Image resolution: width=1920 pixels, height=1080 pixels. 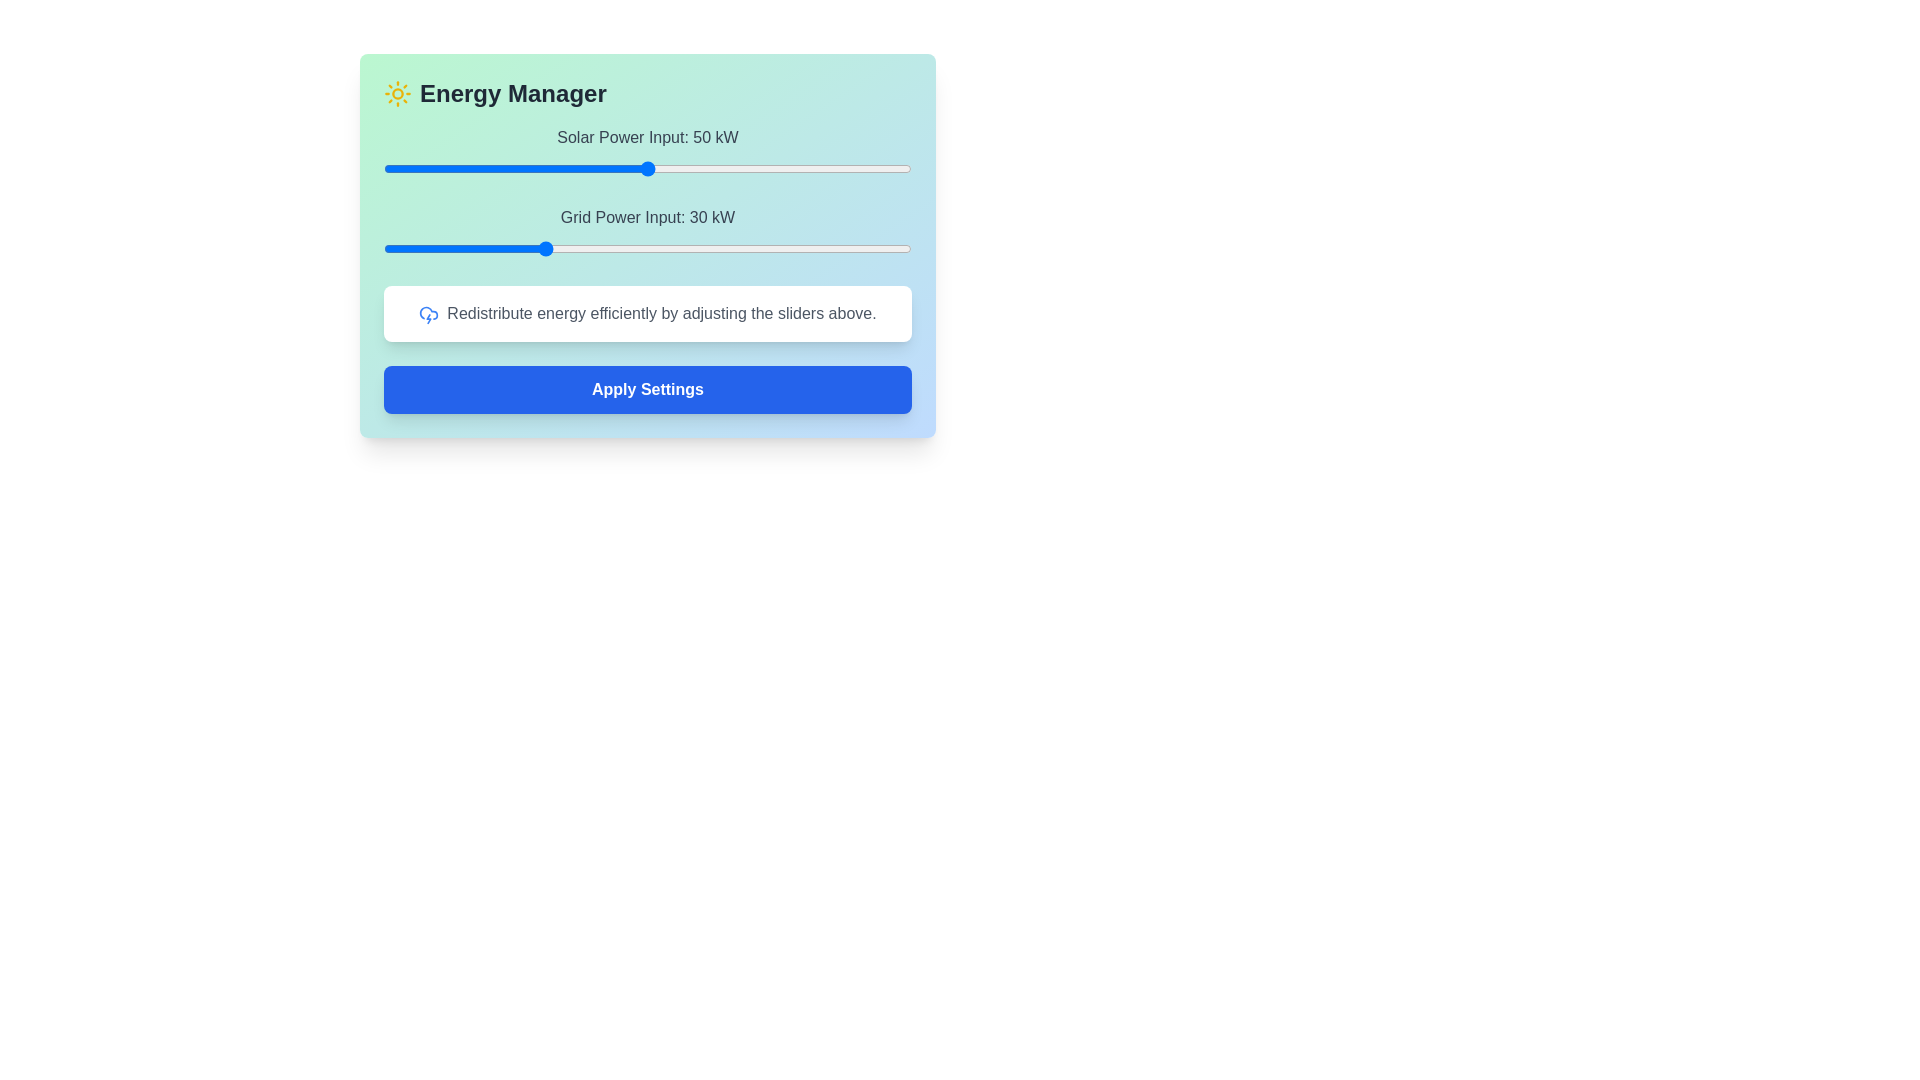 What do you see at coordinates (848, 168) in the screenshot?
I see `the Solar Power Input slider to 88 kW` at bounding box center [848, 168].